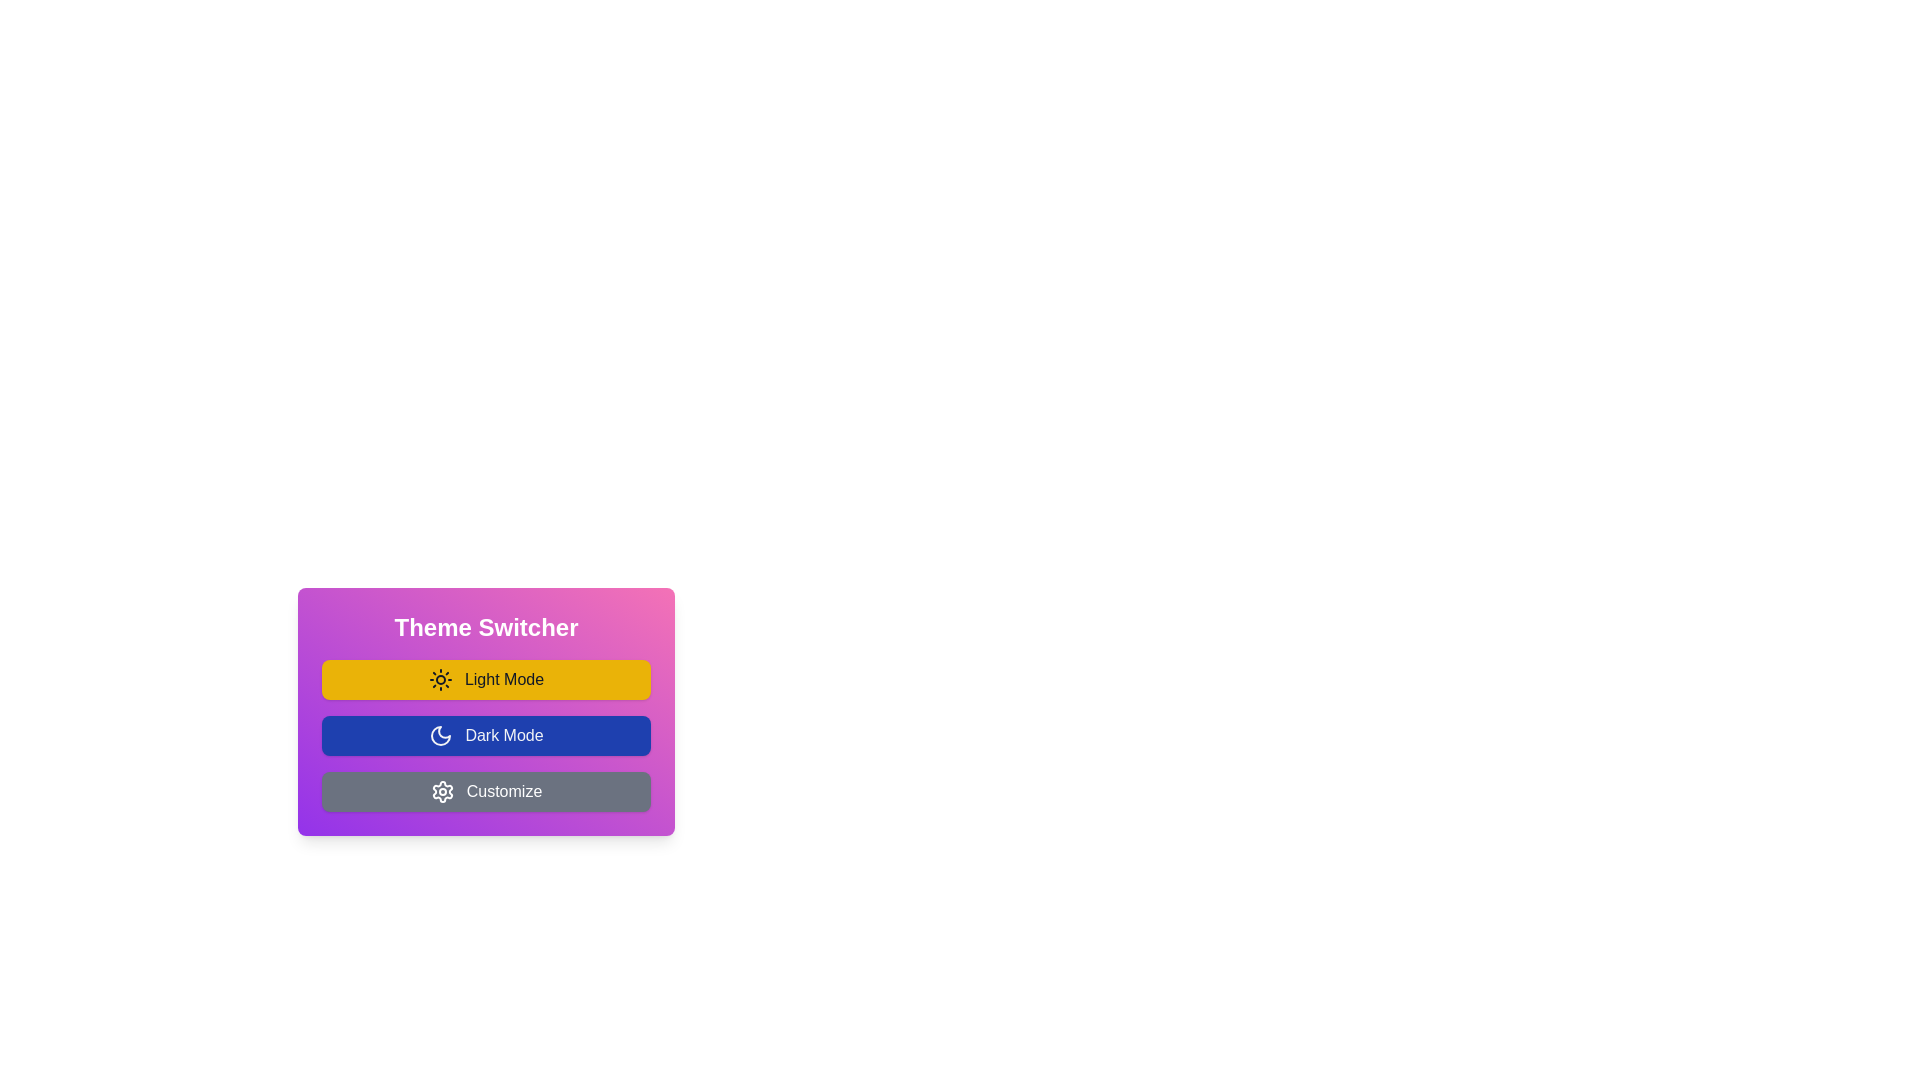 The height and width of the screenshot is (1080, 1920). I want to click on the toggle button for Light Mode theme, which is located below the 'Theme Switcher' text and above the 'Dark Mode' and 'Customize' buttons, to change its background color, so click(486, 678).